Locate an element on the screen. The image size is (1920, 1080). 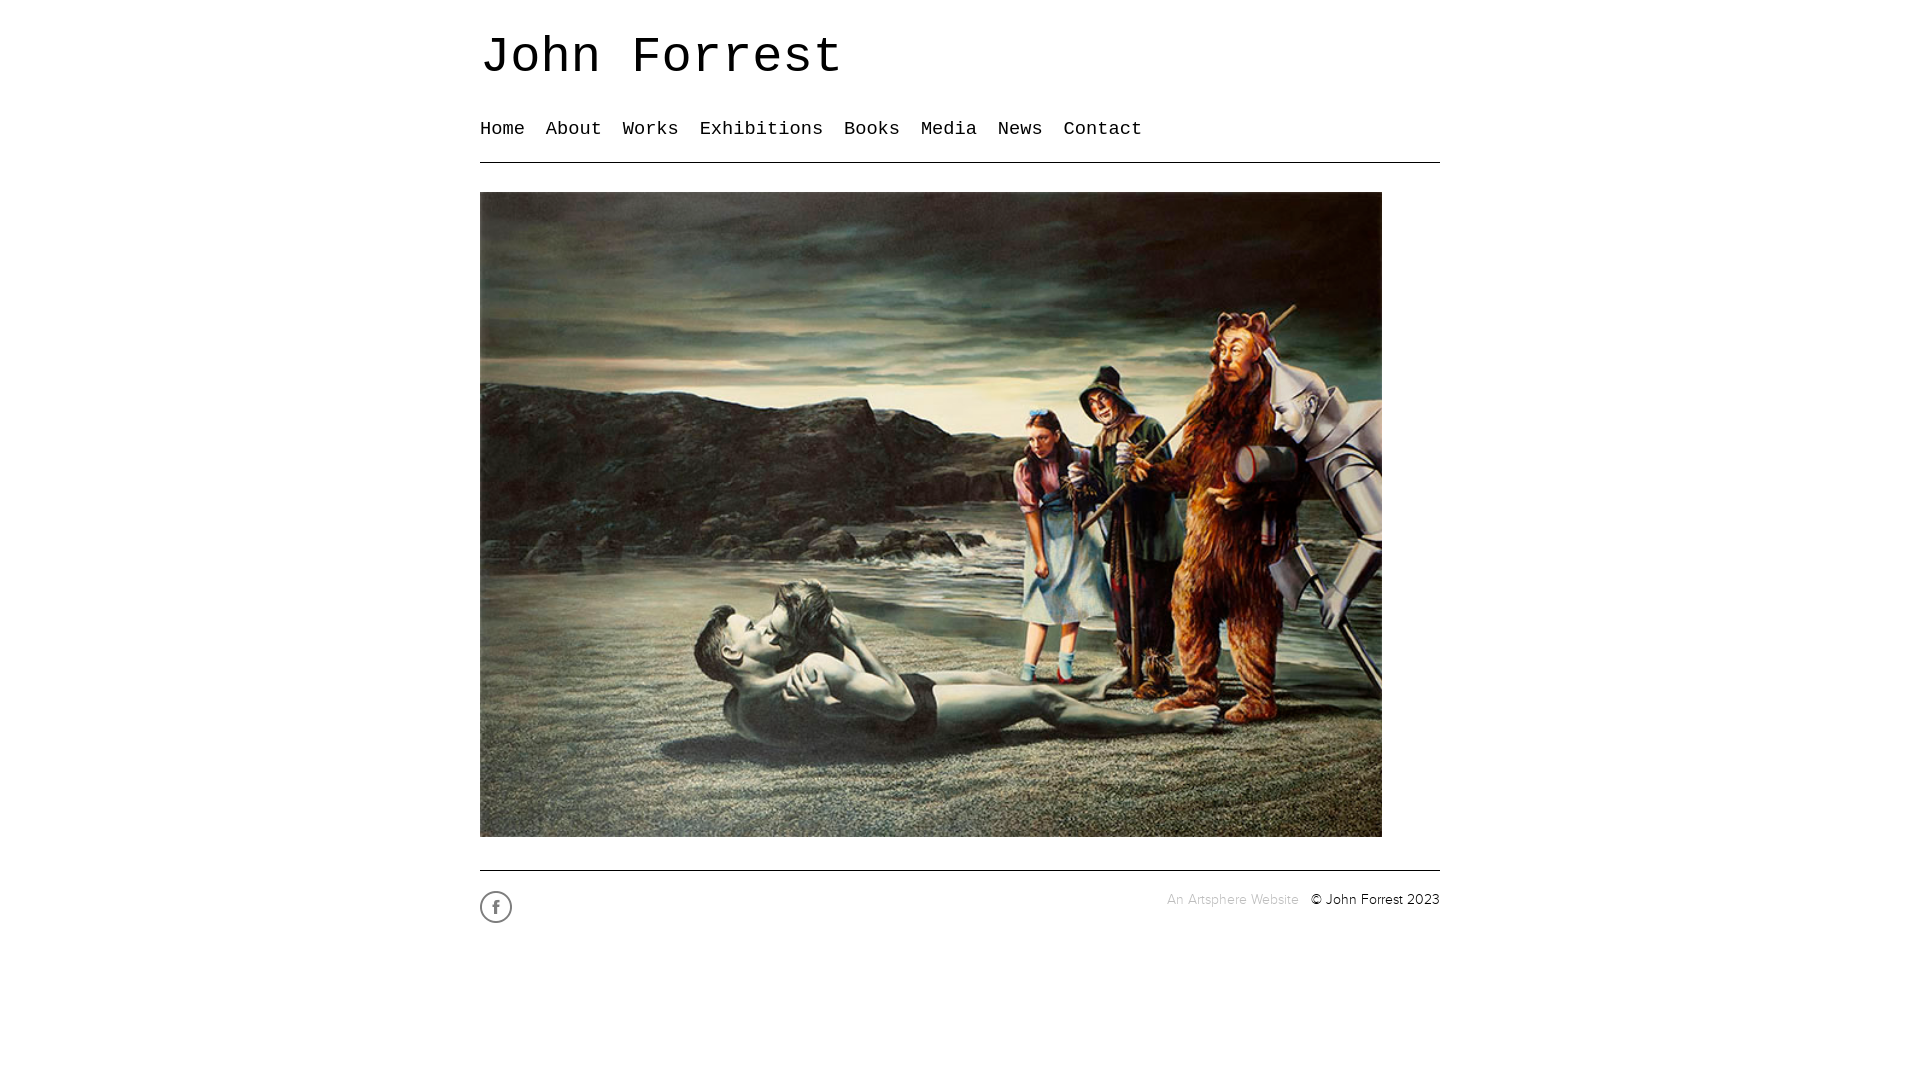
'Media' is located at coordinates (920, 128).